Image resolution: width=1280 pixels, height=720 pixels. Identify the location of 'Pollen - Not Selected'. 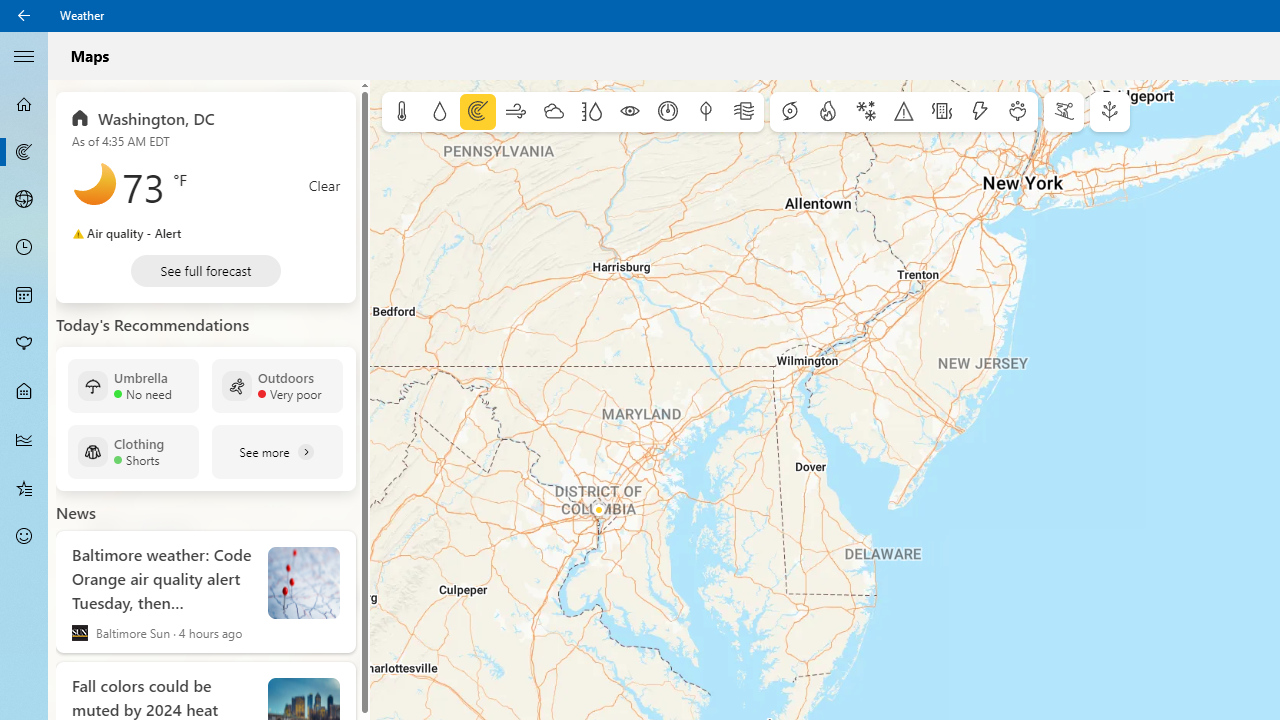
(24, 342).